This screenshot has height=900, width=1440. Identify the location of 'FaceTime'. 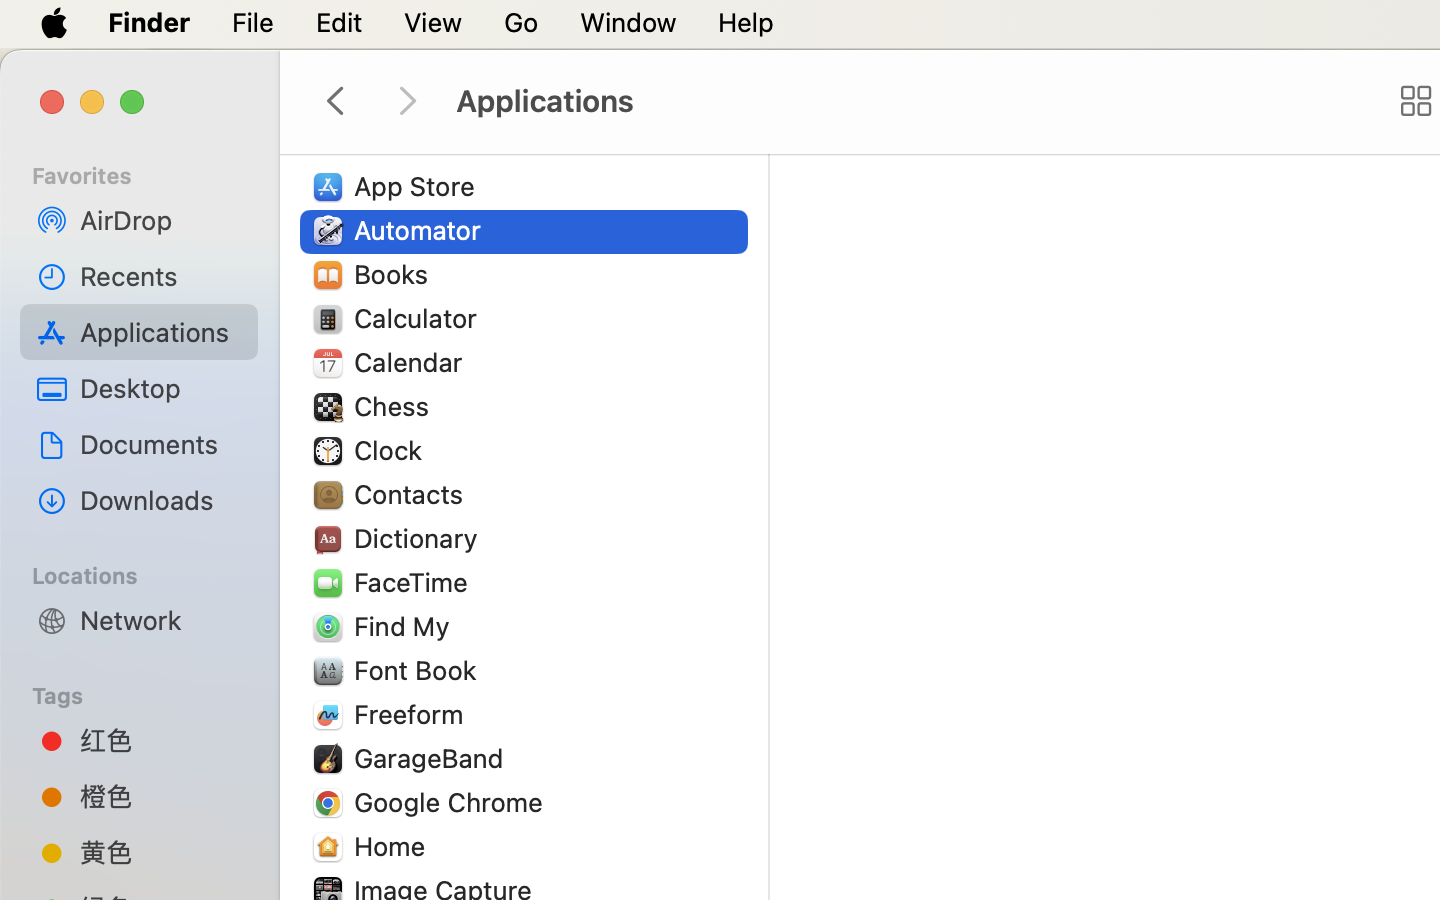
(415, 582).